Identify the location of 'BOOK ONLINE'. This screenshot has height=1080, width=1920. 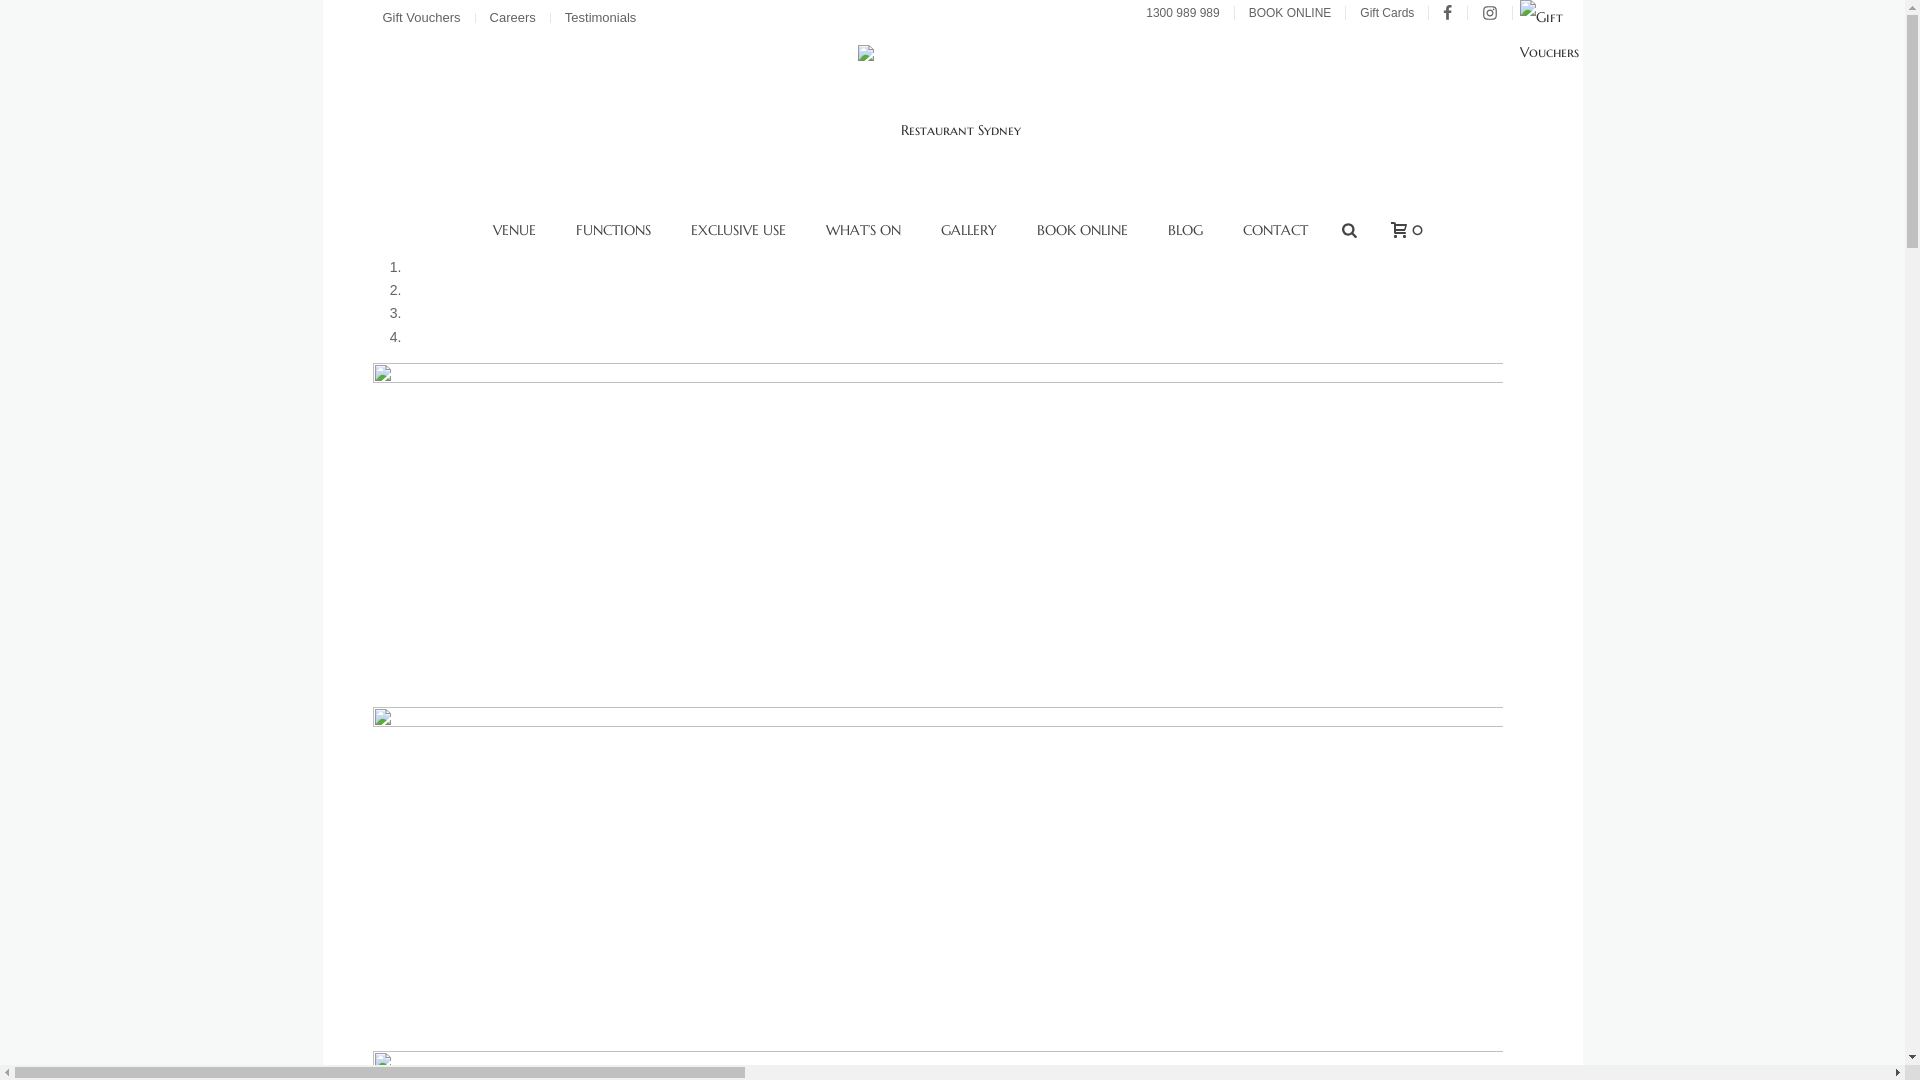
(1017, 229).